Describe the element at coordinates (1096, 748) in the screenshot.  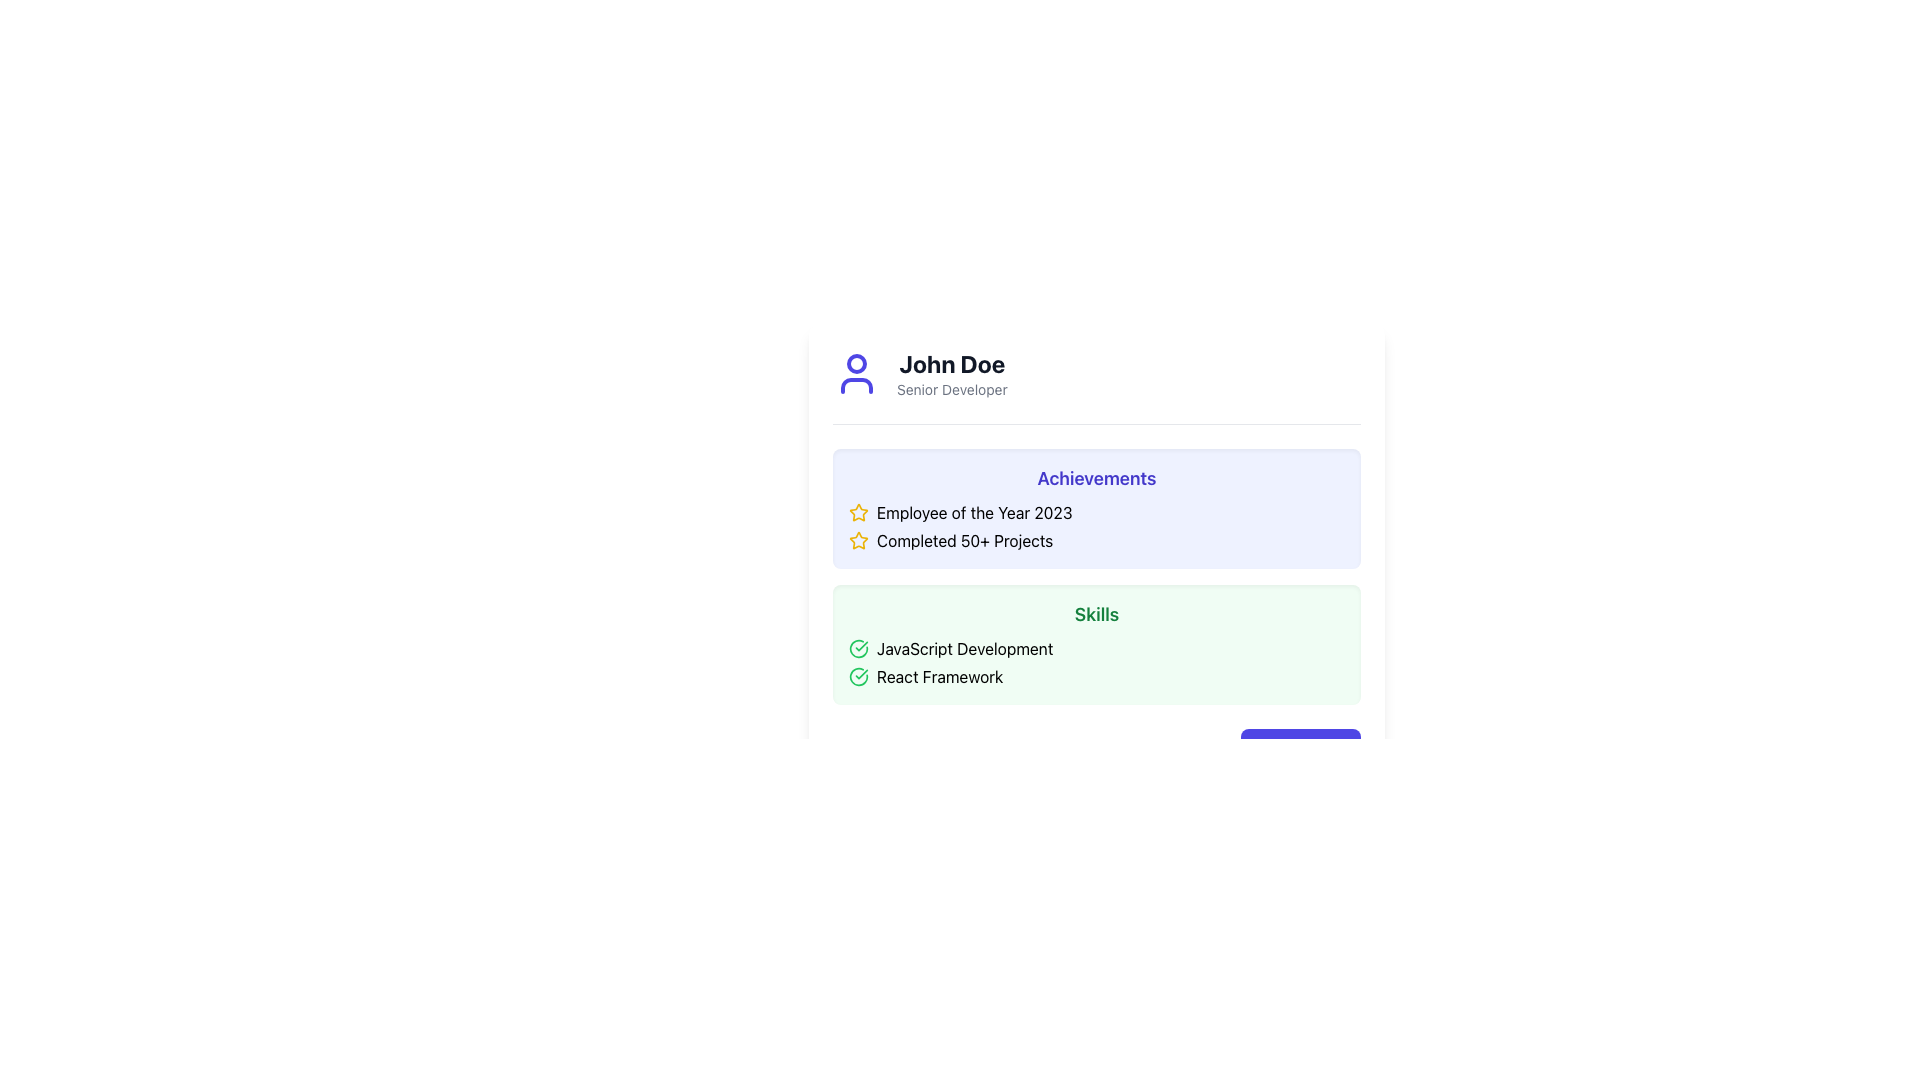
I see `the settings button located in the bottom-right corner of the user information card` at that location.